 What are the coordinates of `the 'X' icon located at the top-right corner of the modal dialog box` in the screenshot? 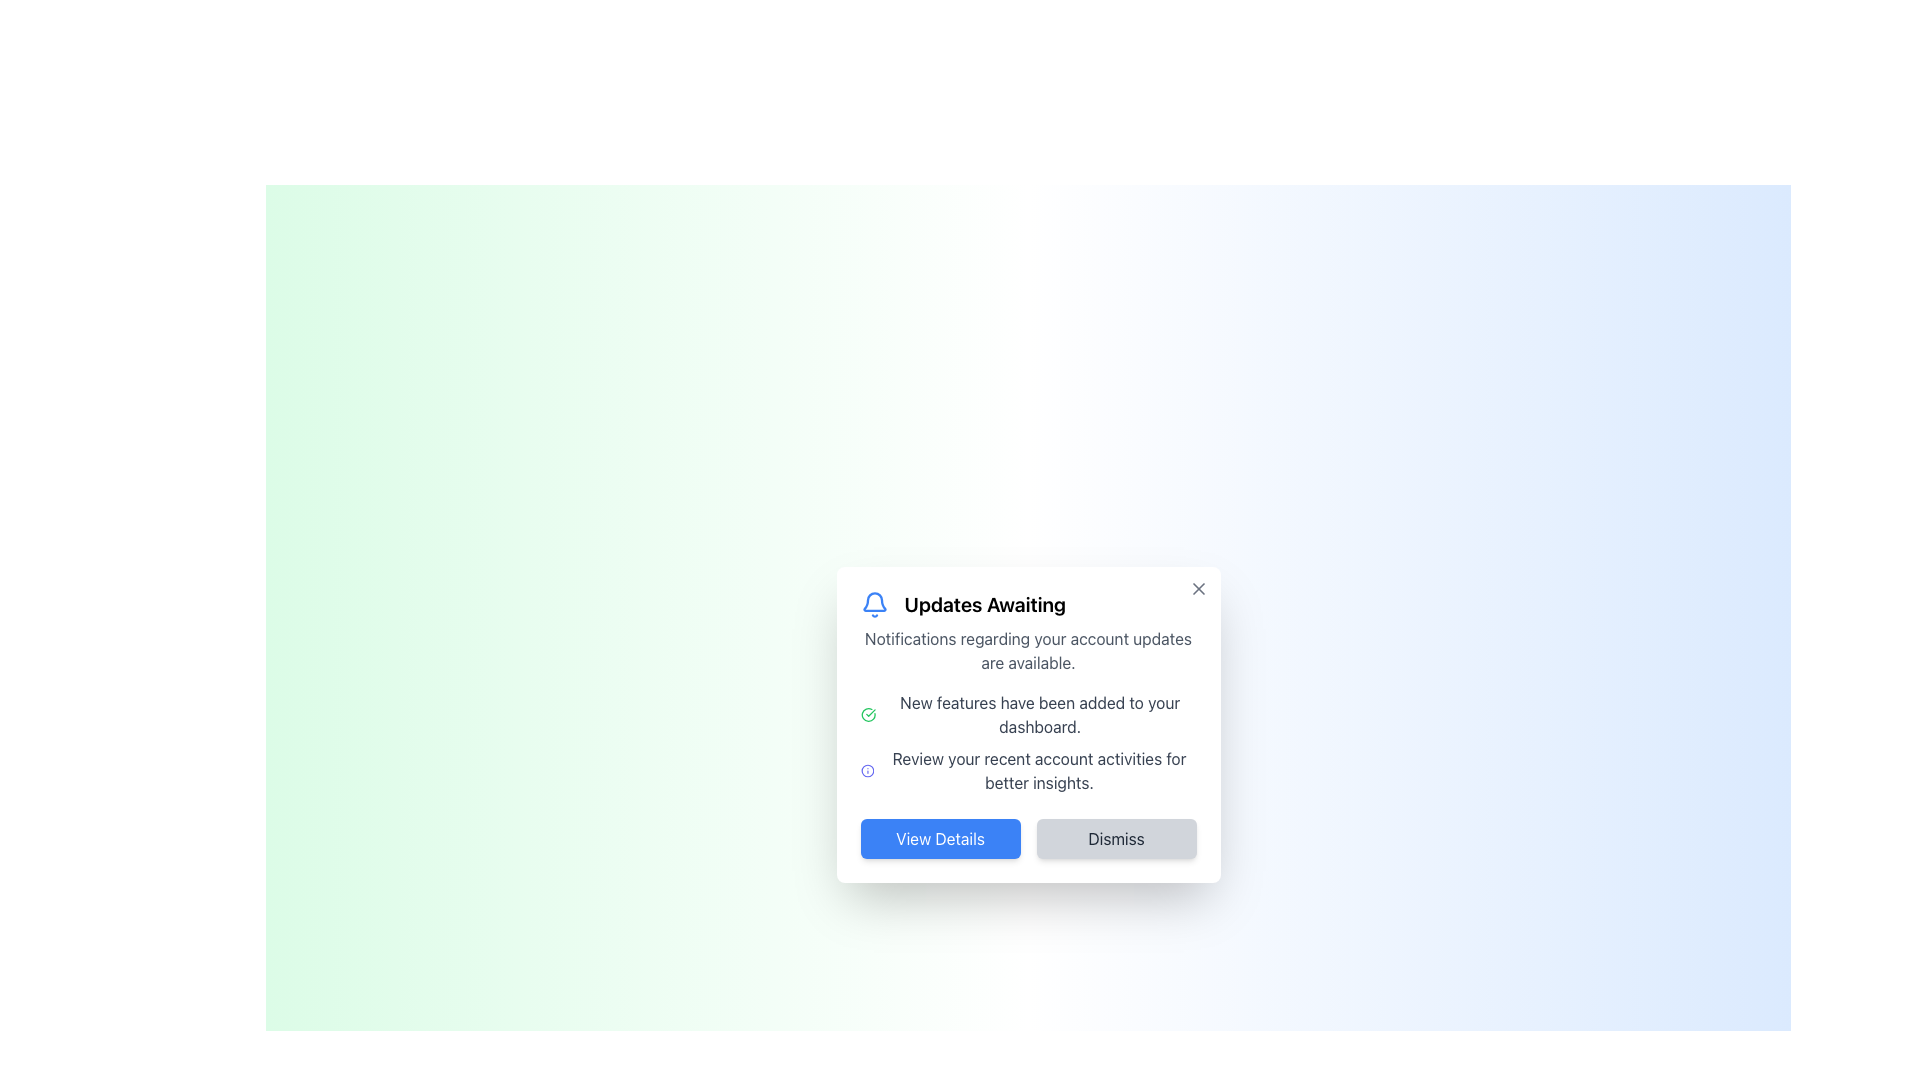 It's located at (1198, 588).